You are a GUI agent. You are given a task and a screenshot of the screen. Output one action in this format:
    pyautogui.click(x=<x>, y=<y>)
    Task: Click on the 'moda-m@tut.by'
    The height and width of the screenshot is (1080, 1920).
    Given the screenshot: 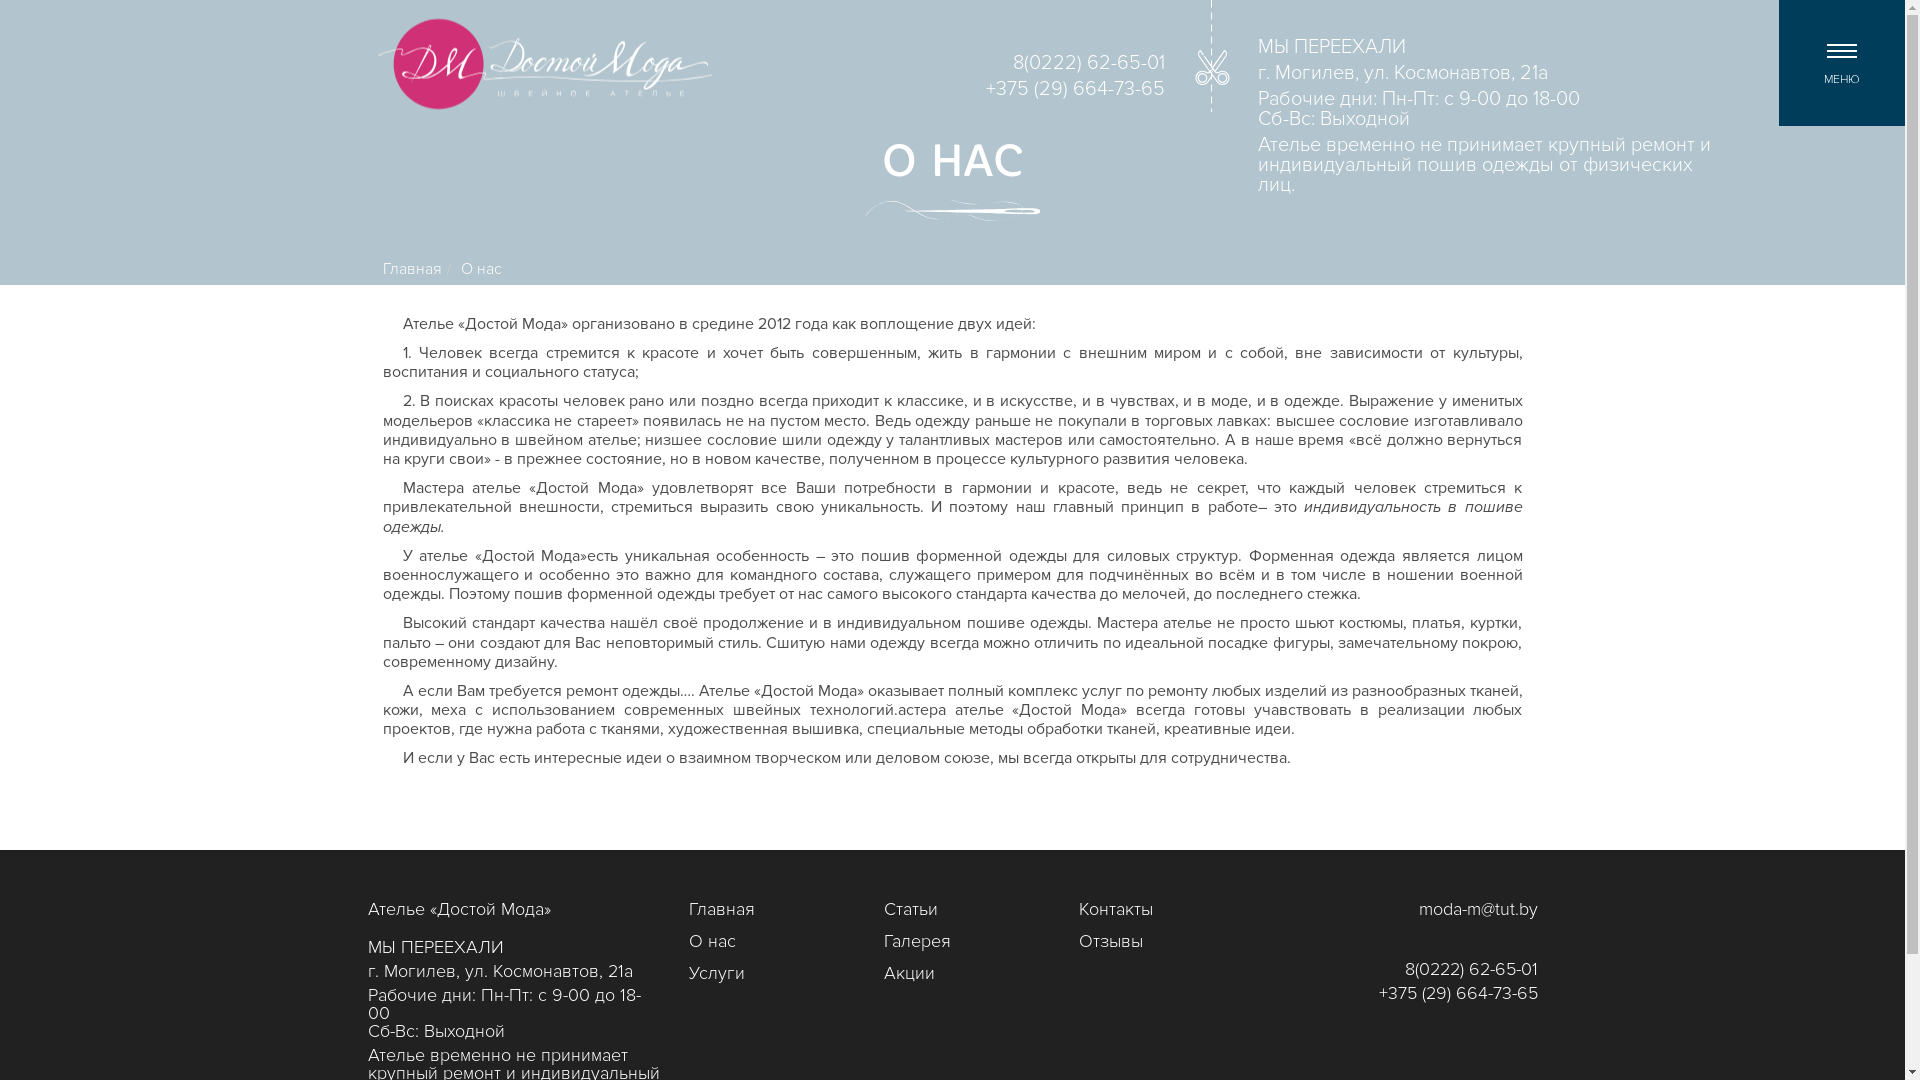 What is the action you would take?
    pyautogui.click(x=1477, y=910)
    